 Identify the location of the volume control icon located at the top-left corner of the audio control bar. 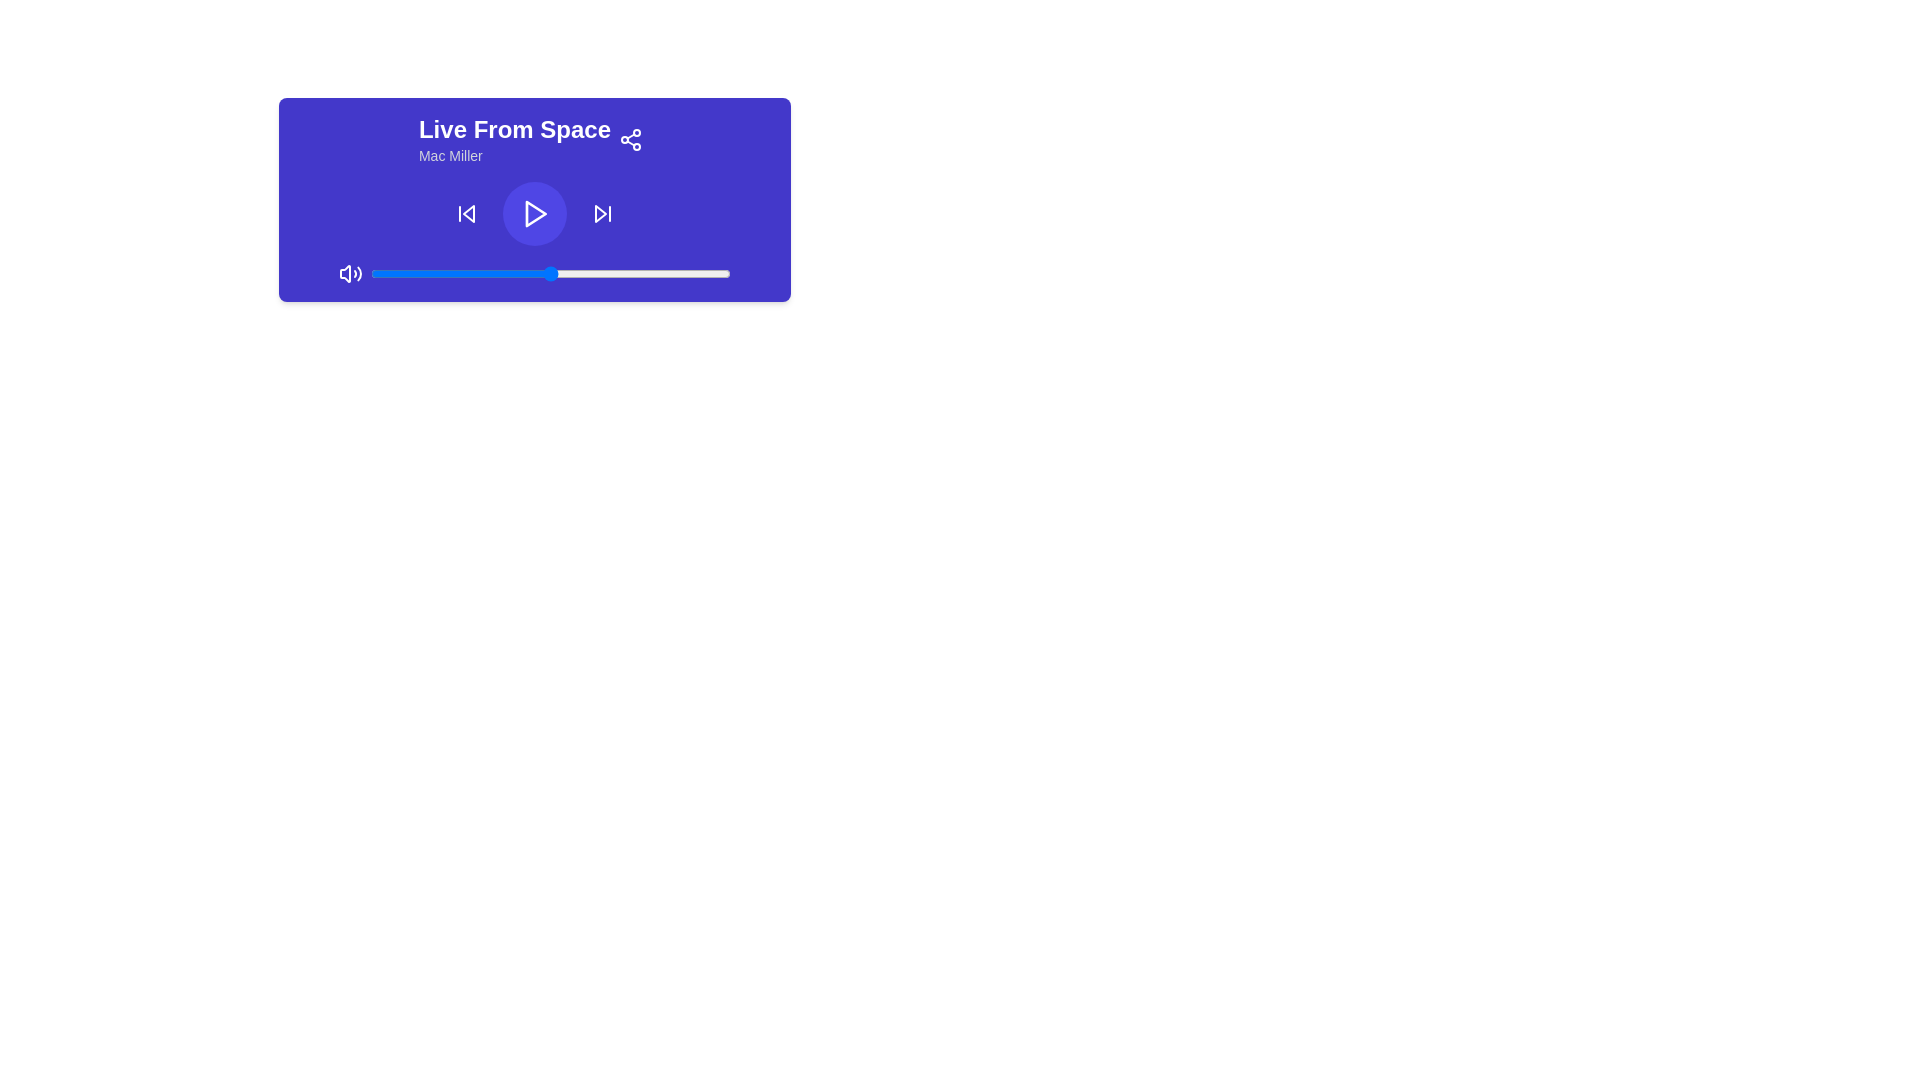
(350, 273).